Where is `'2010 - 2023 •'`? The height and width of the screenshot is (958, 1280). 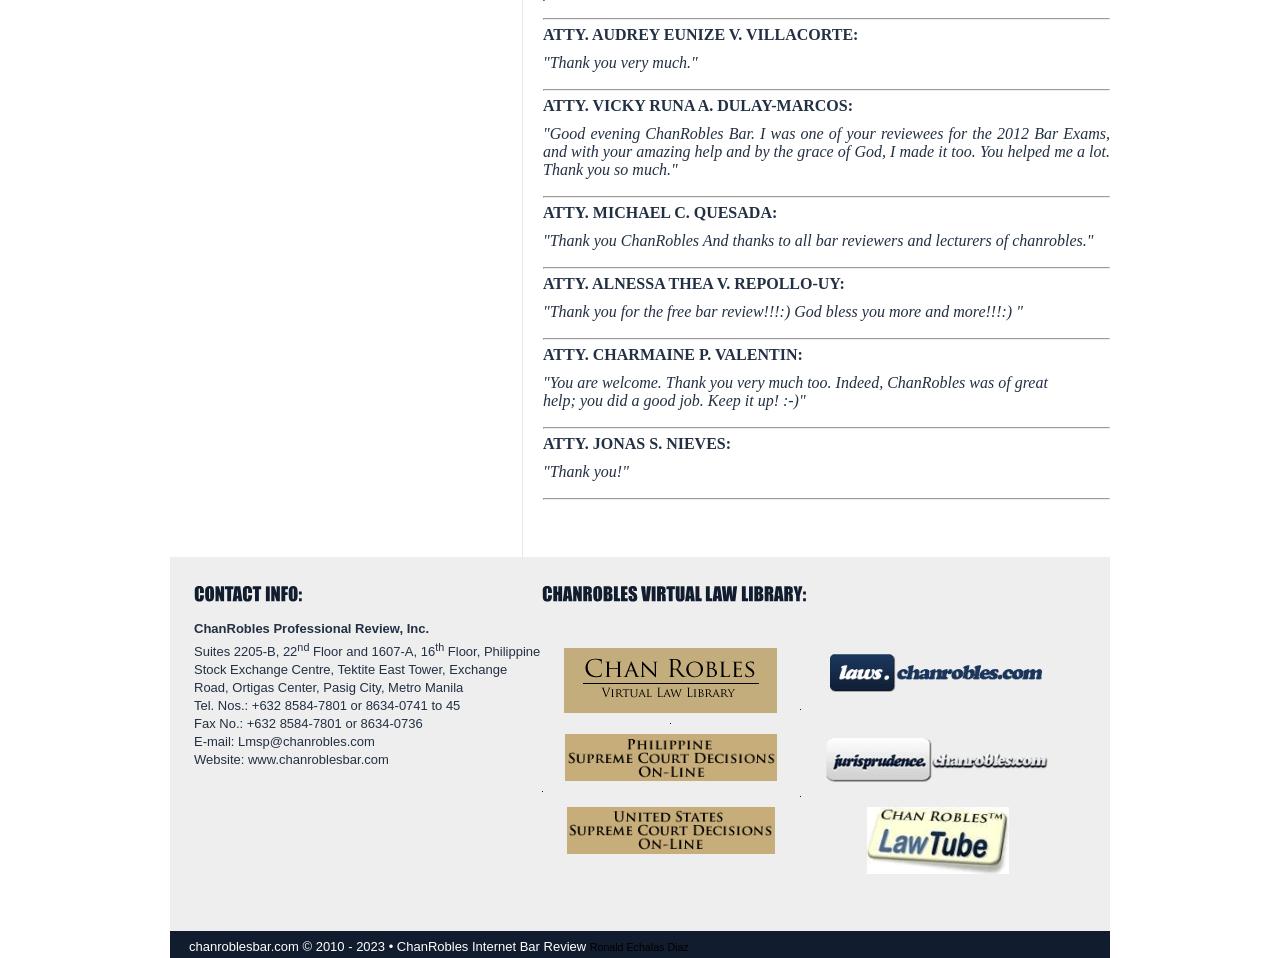
'2010 - 2023 •' is located at coordinates (355, 946).